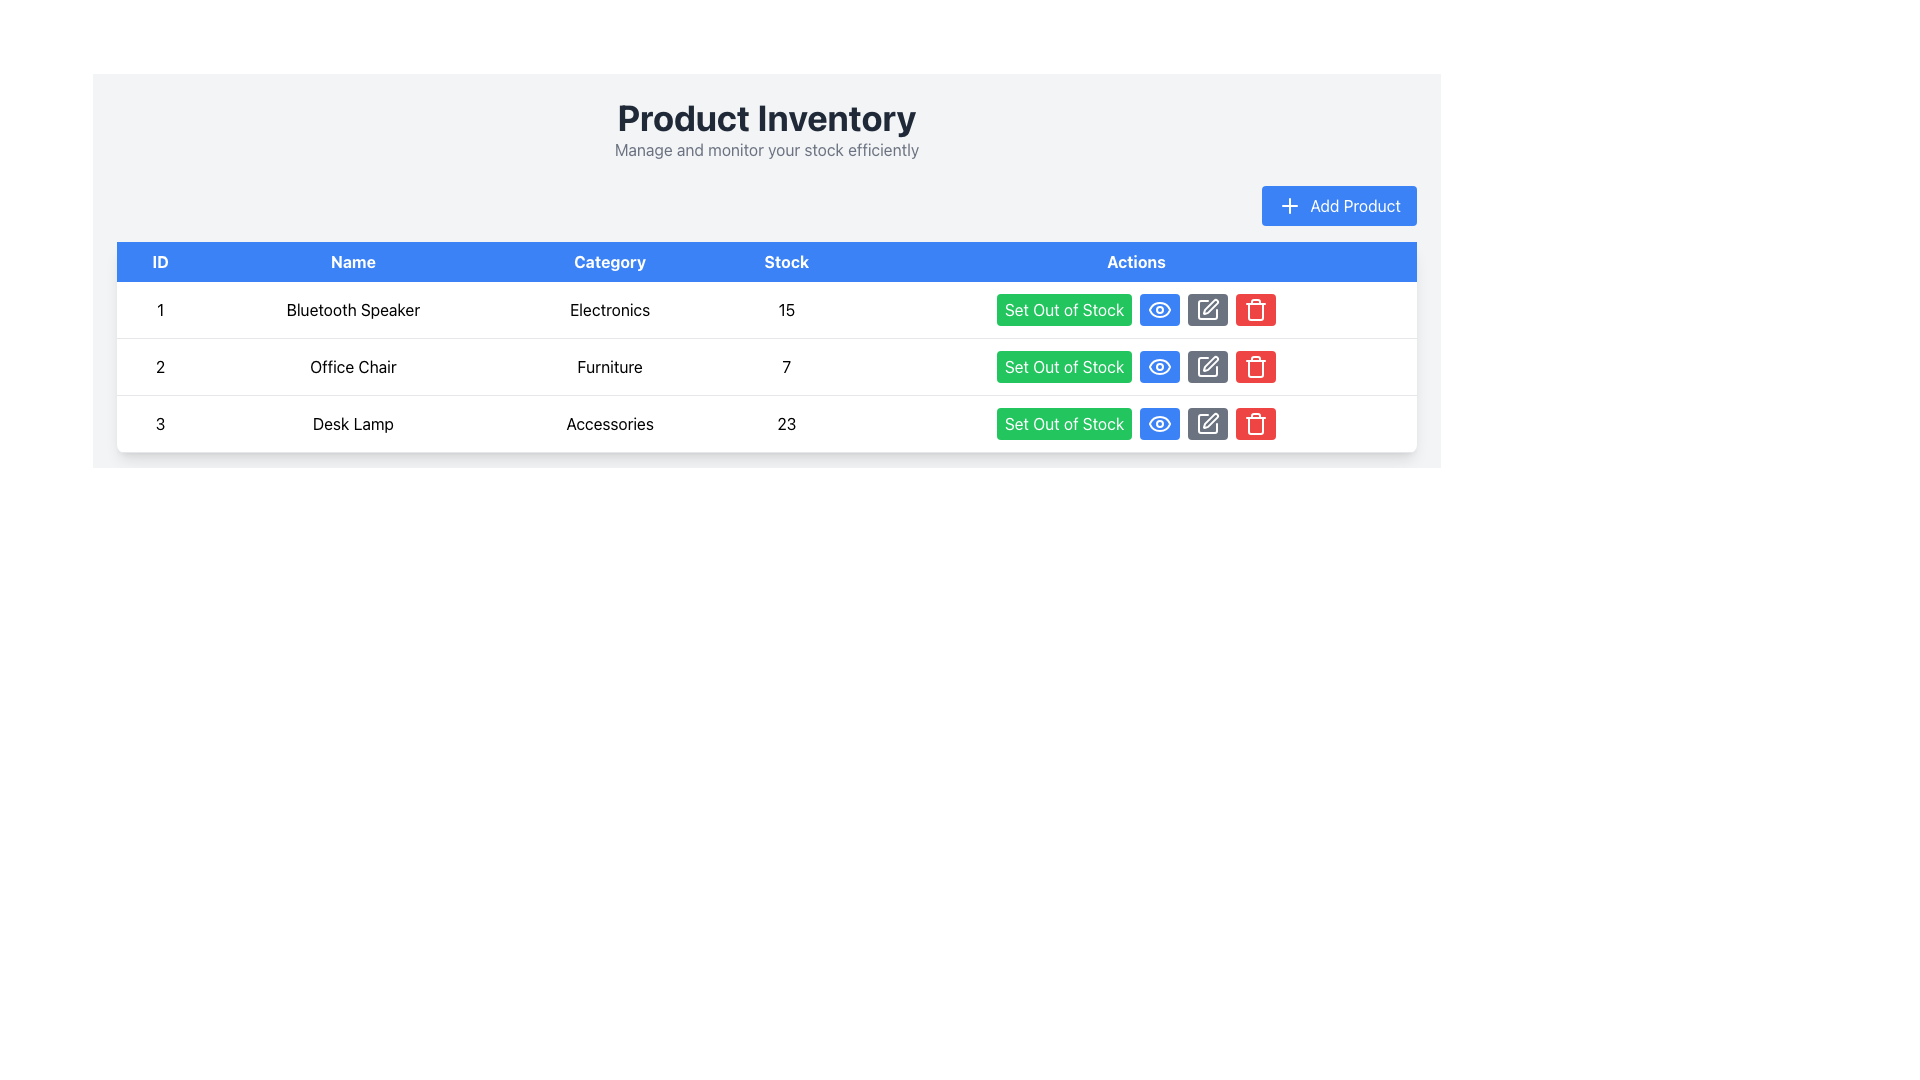  What do you see at coordinates (1063, 423) in the screenshot?
I see `the first button in the Actions column of the third row to mark the Desk Lamp as out of stock` at bounding box center [1063, 423].